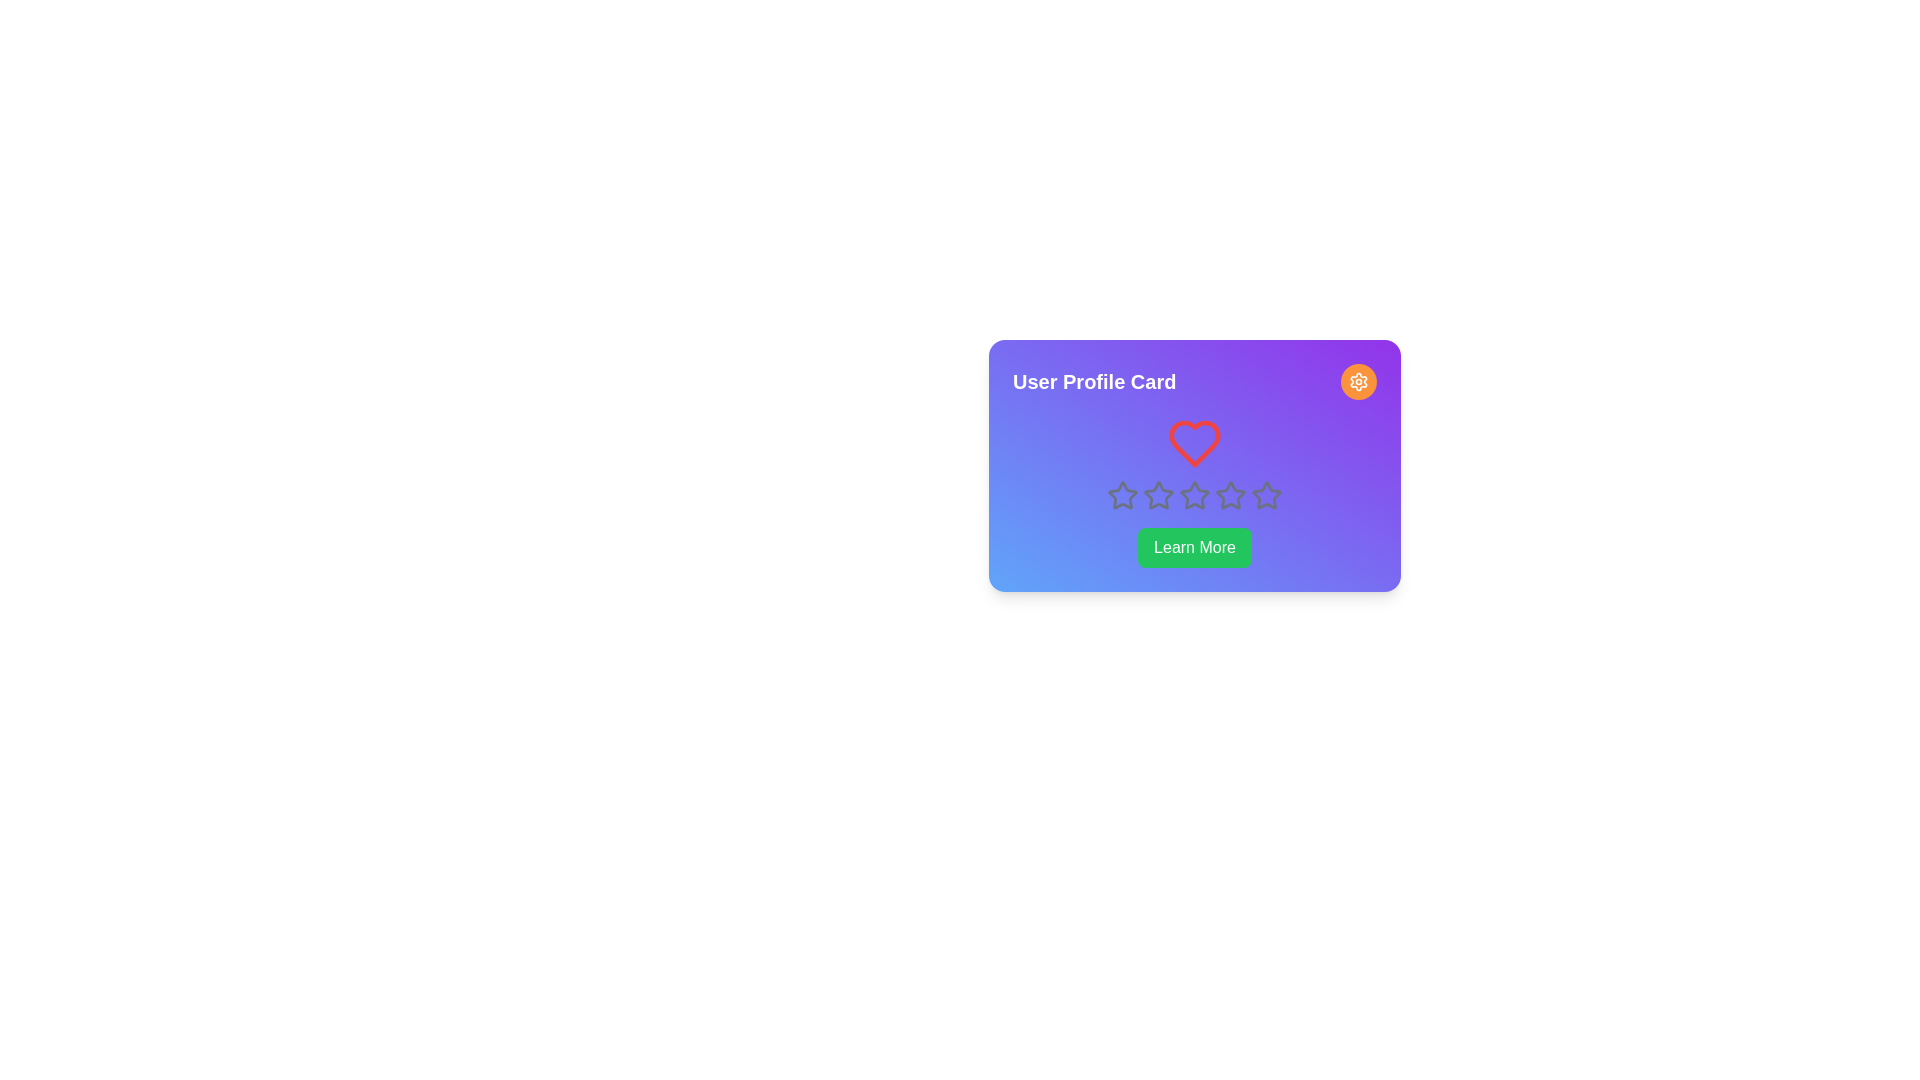  I want to click on the fifth rating star icon located at the bottom center of the card interface, so click(1229, 495).